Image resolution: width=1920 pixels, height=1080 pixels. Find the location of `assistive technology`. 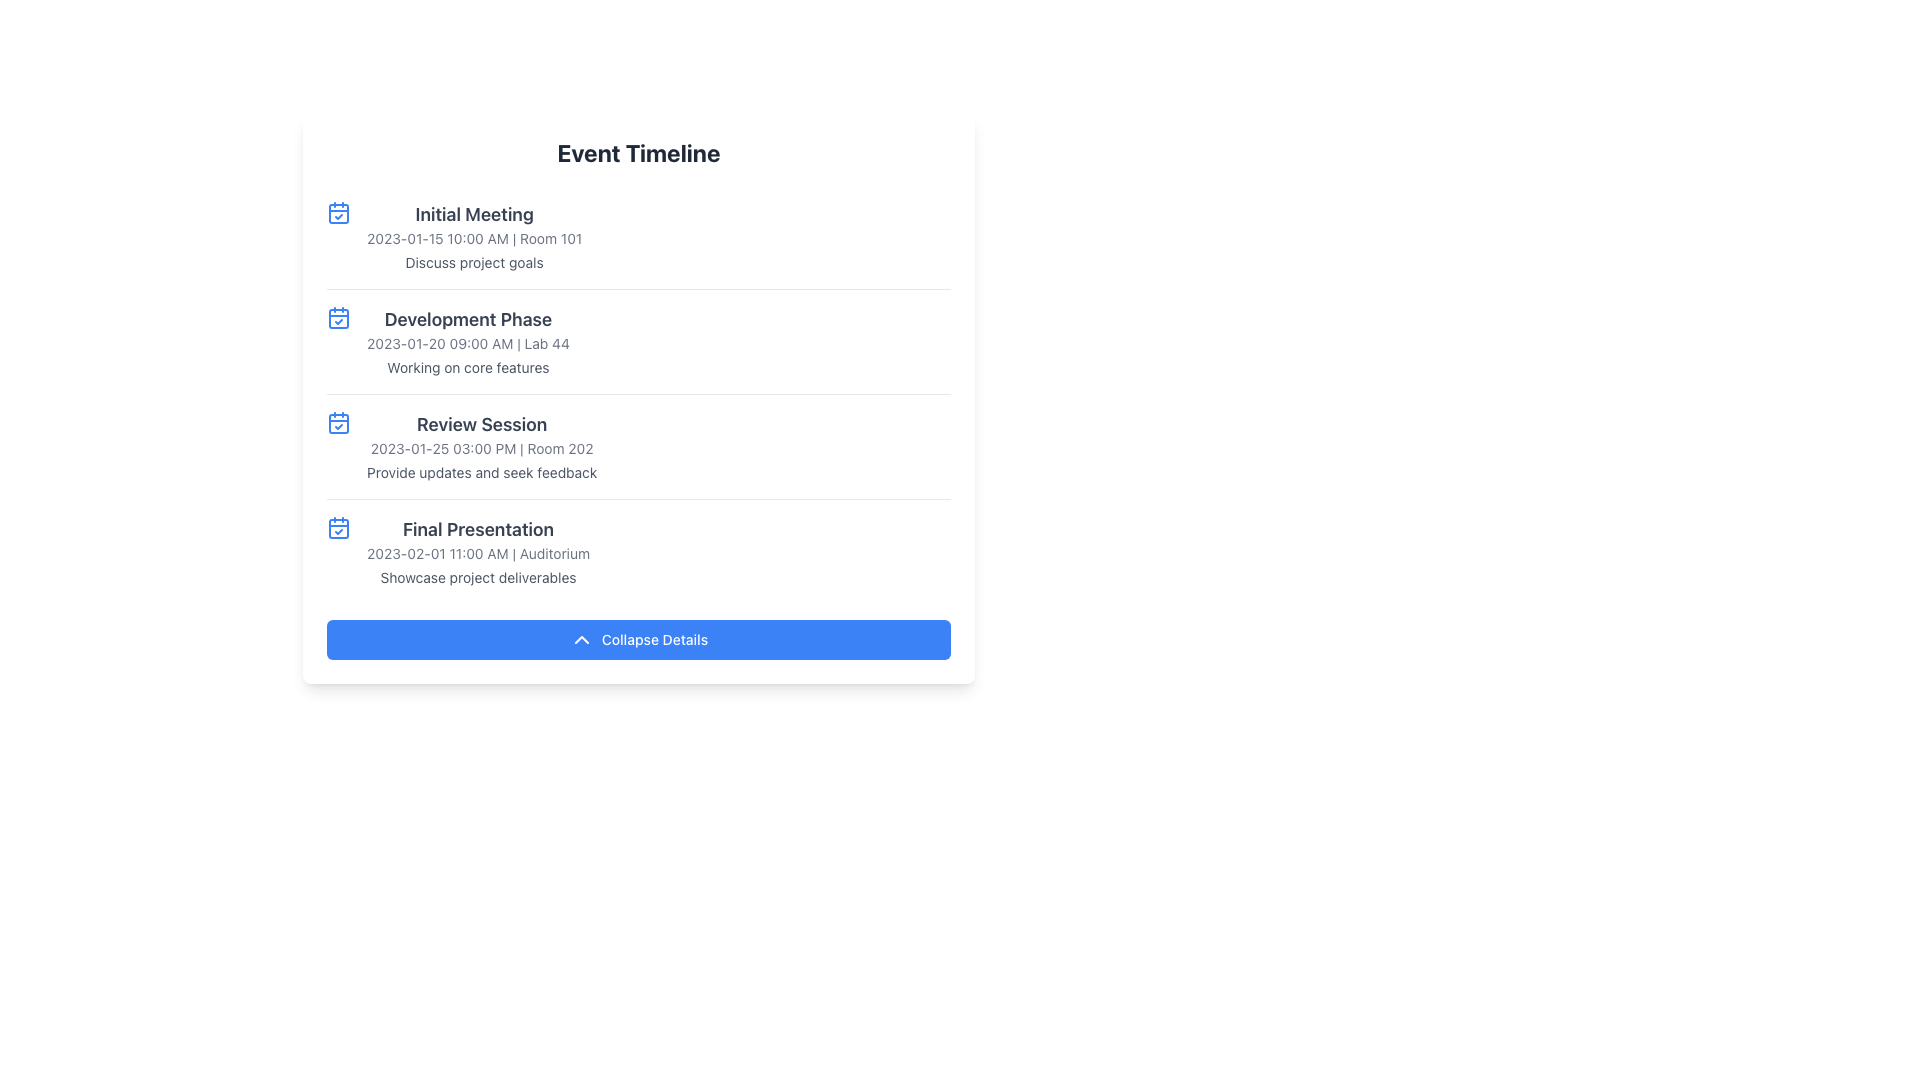

assistive technology is located at coordinates (467, 341).